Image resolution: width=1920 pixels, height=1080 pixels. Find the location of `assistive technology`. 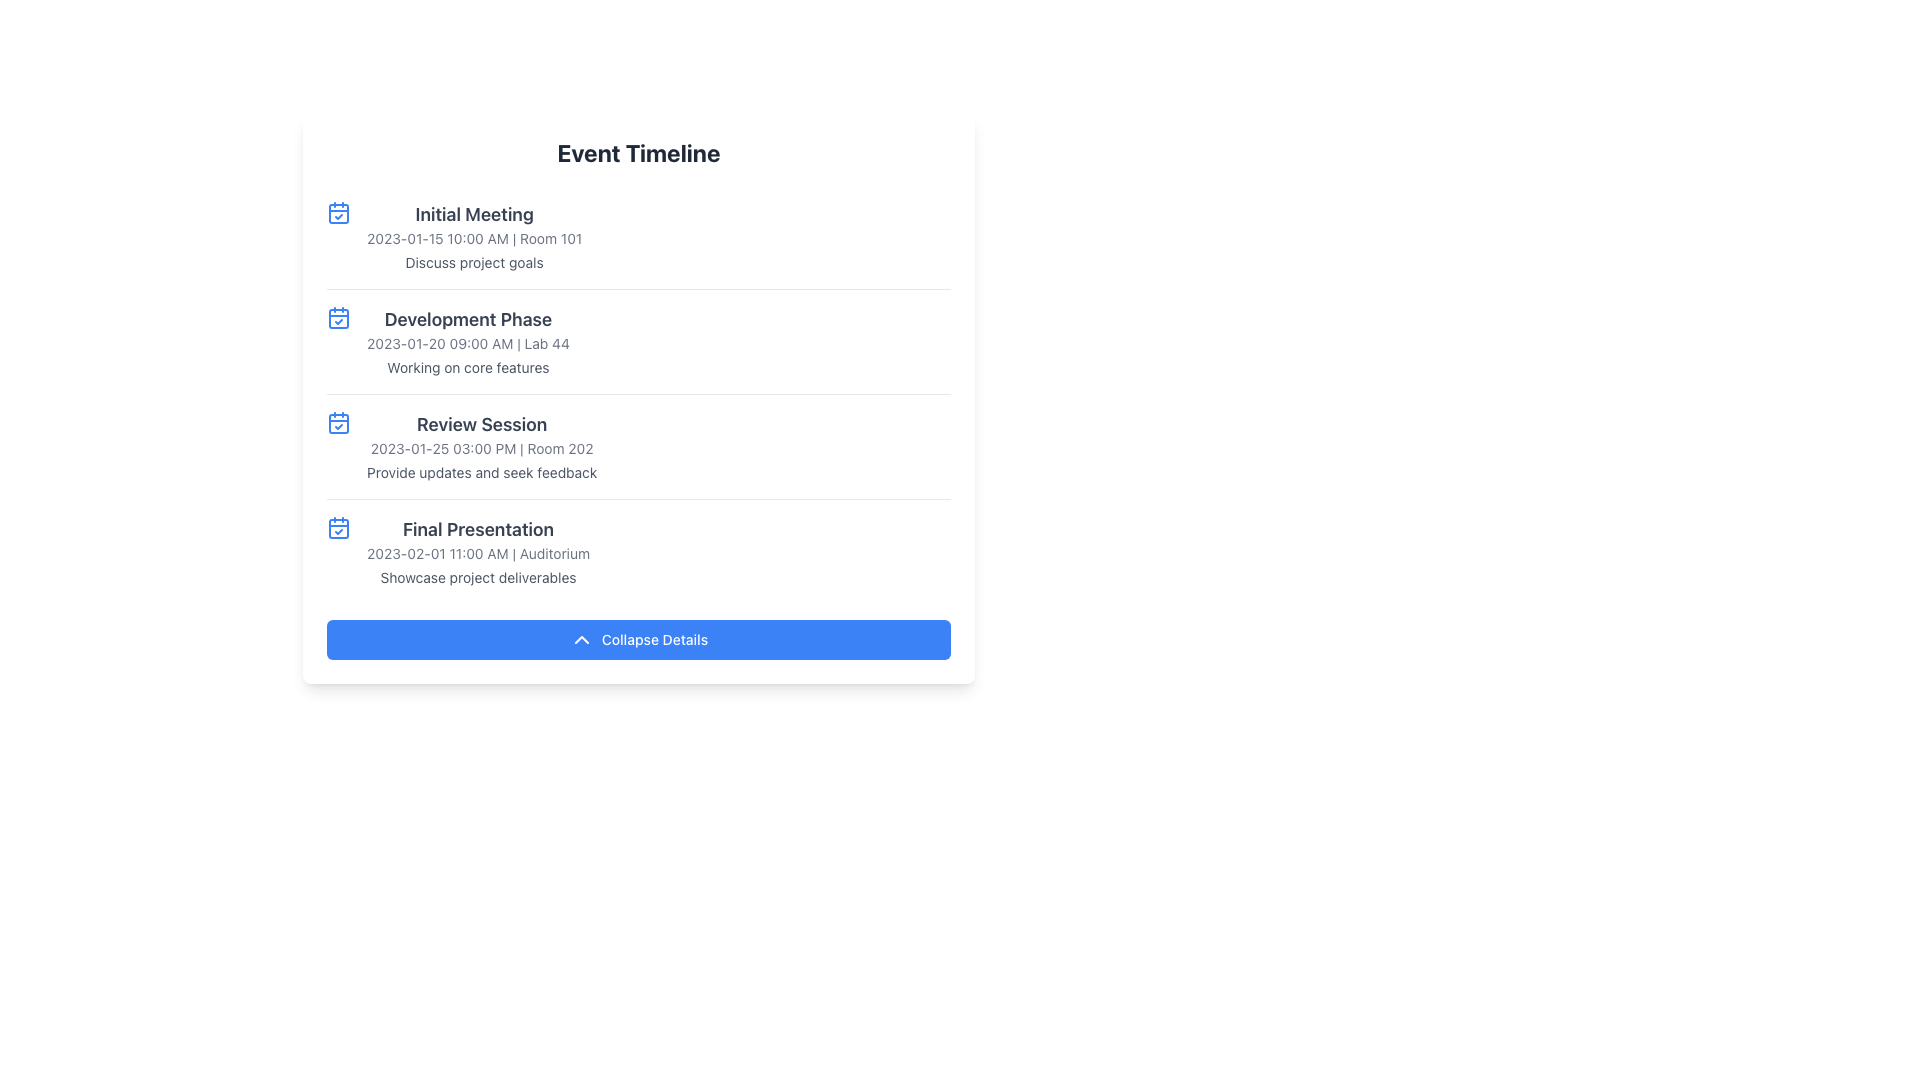

assistive technology is located at coordinates (467, 341).